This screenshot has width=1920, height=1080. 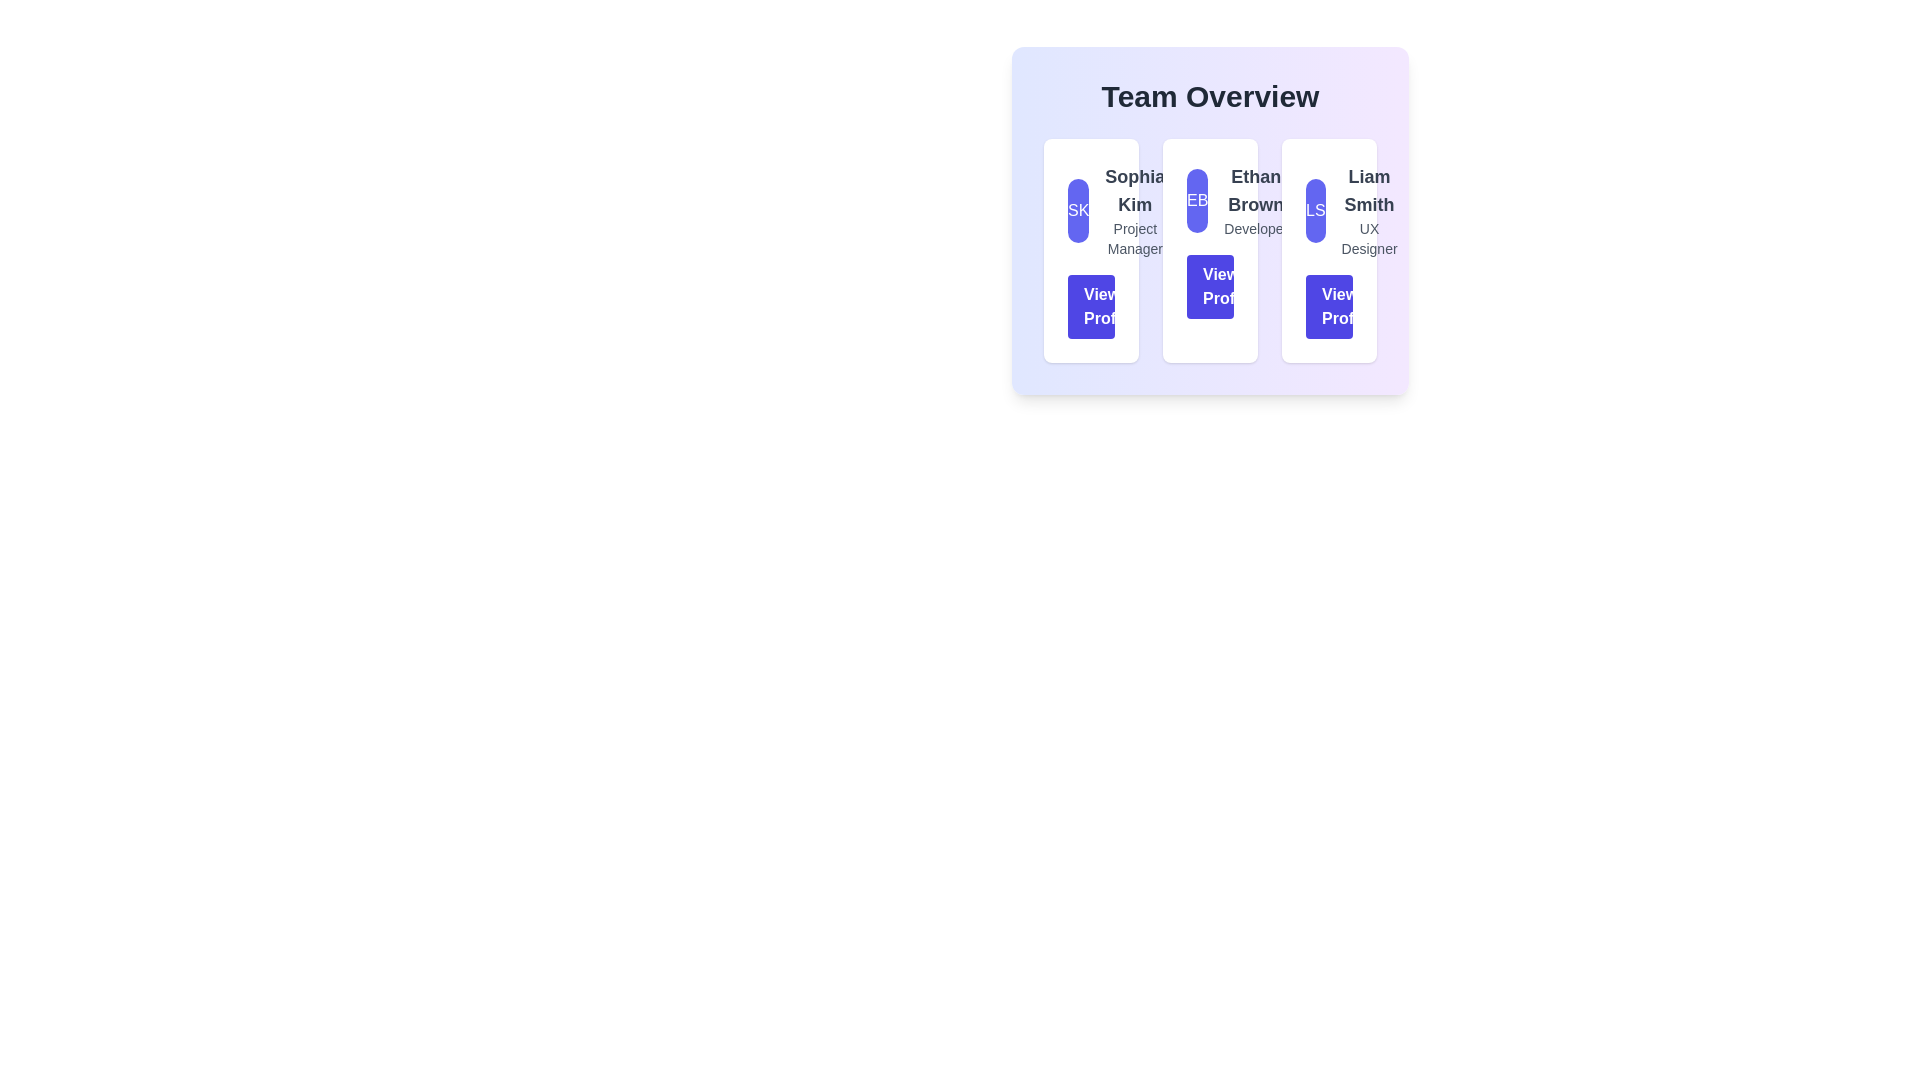 I want to click on the circular avatar representing 'SK' for 'Sophia Kim' located in the 'Team Overview' section, so click(x=1077, y=211).